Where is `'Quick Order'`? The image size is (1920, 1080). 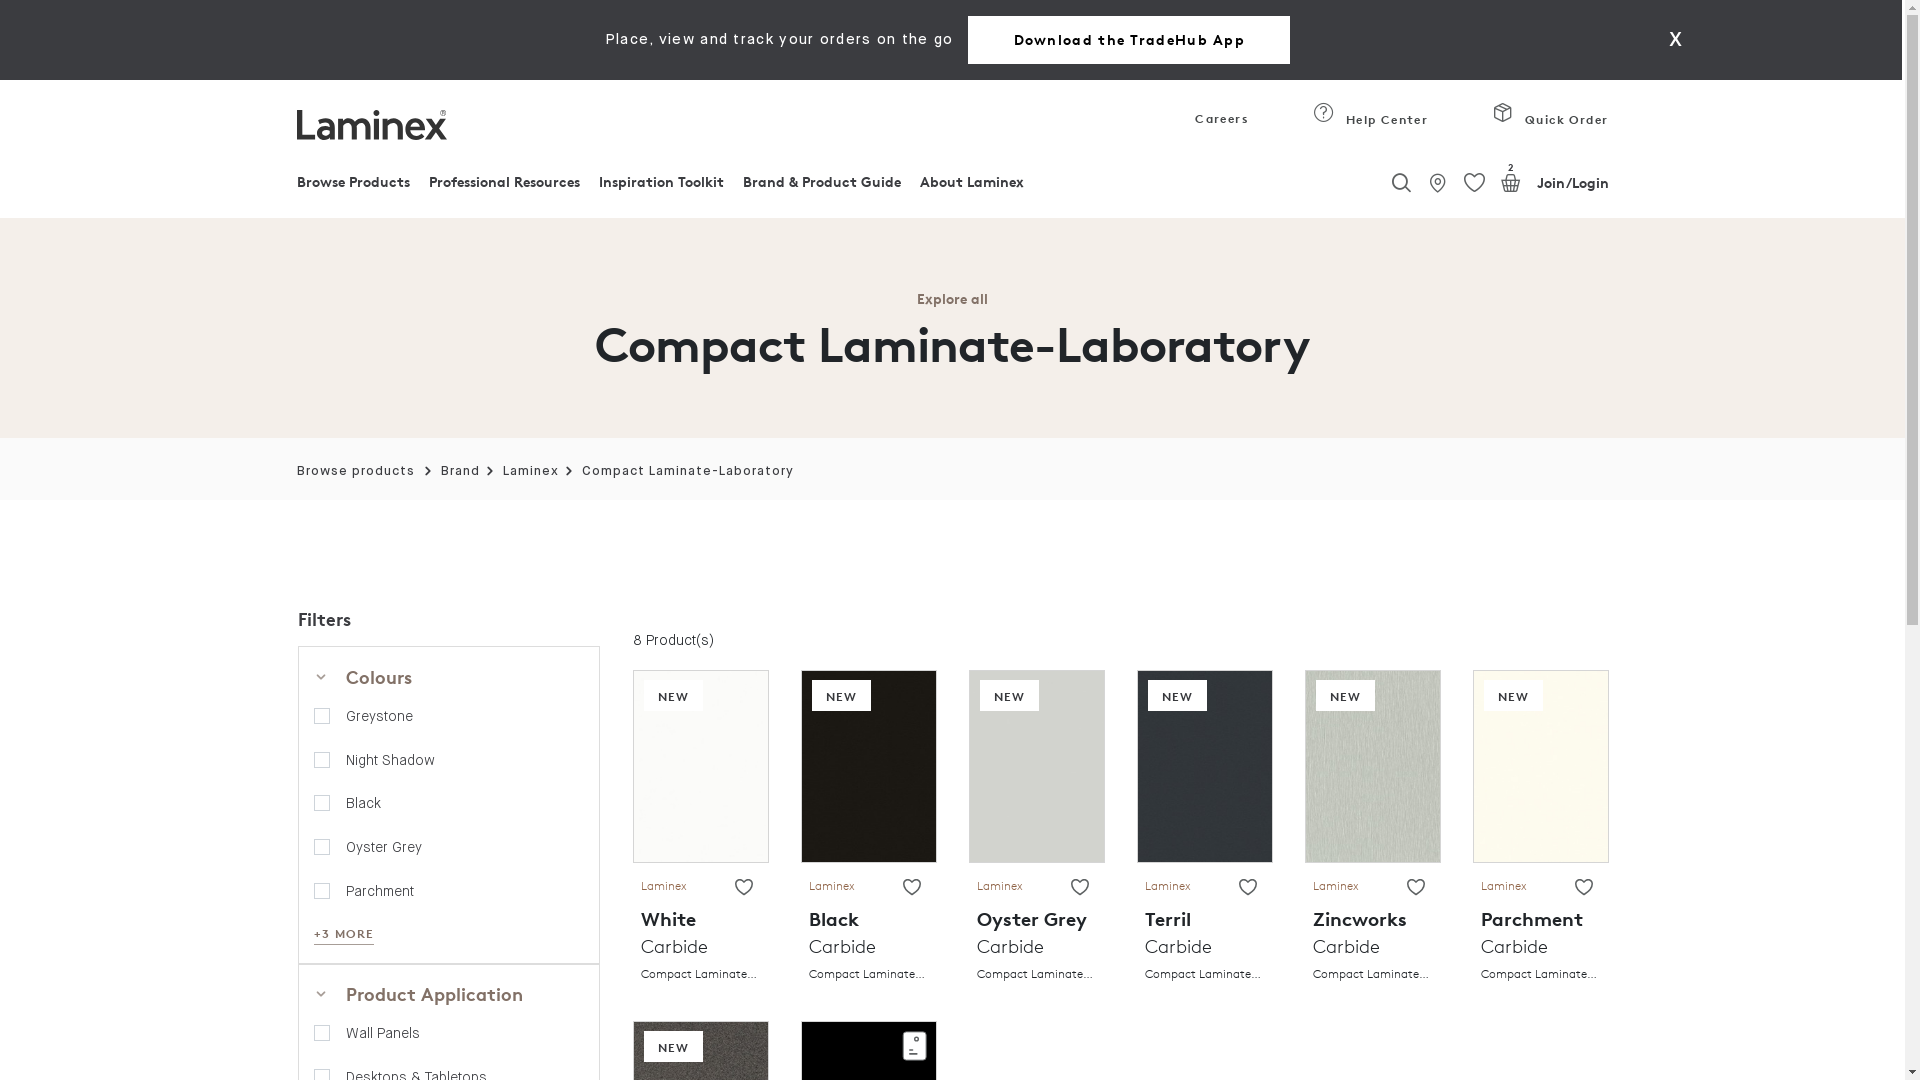
'Quick Order' is located at coordinates (1492, 124).